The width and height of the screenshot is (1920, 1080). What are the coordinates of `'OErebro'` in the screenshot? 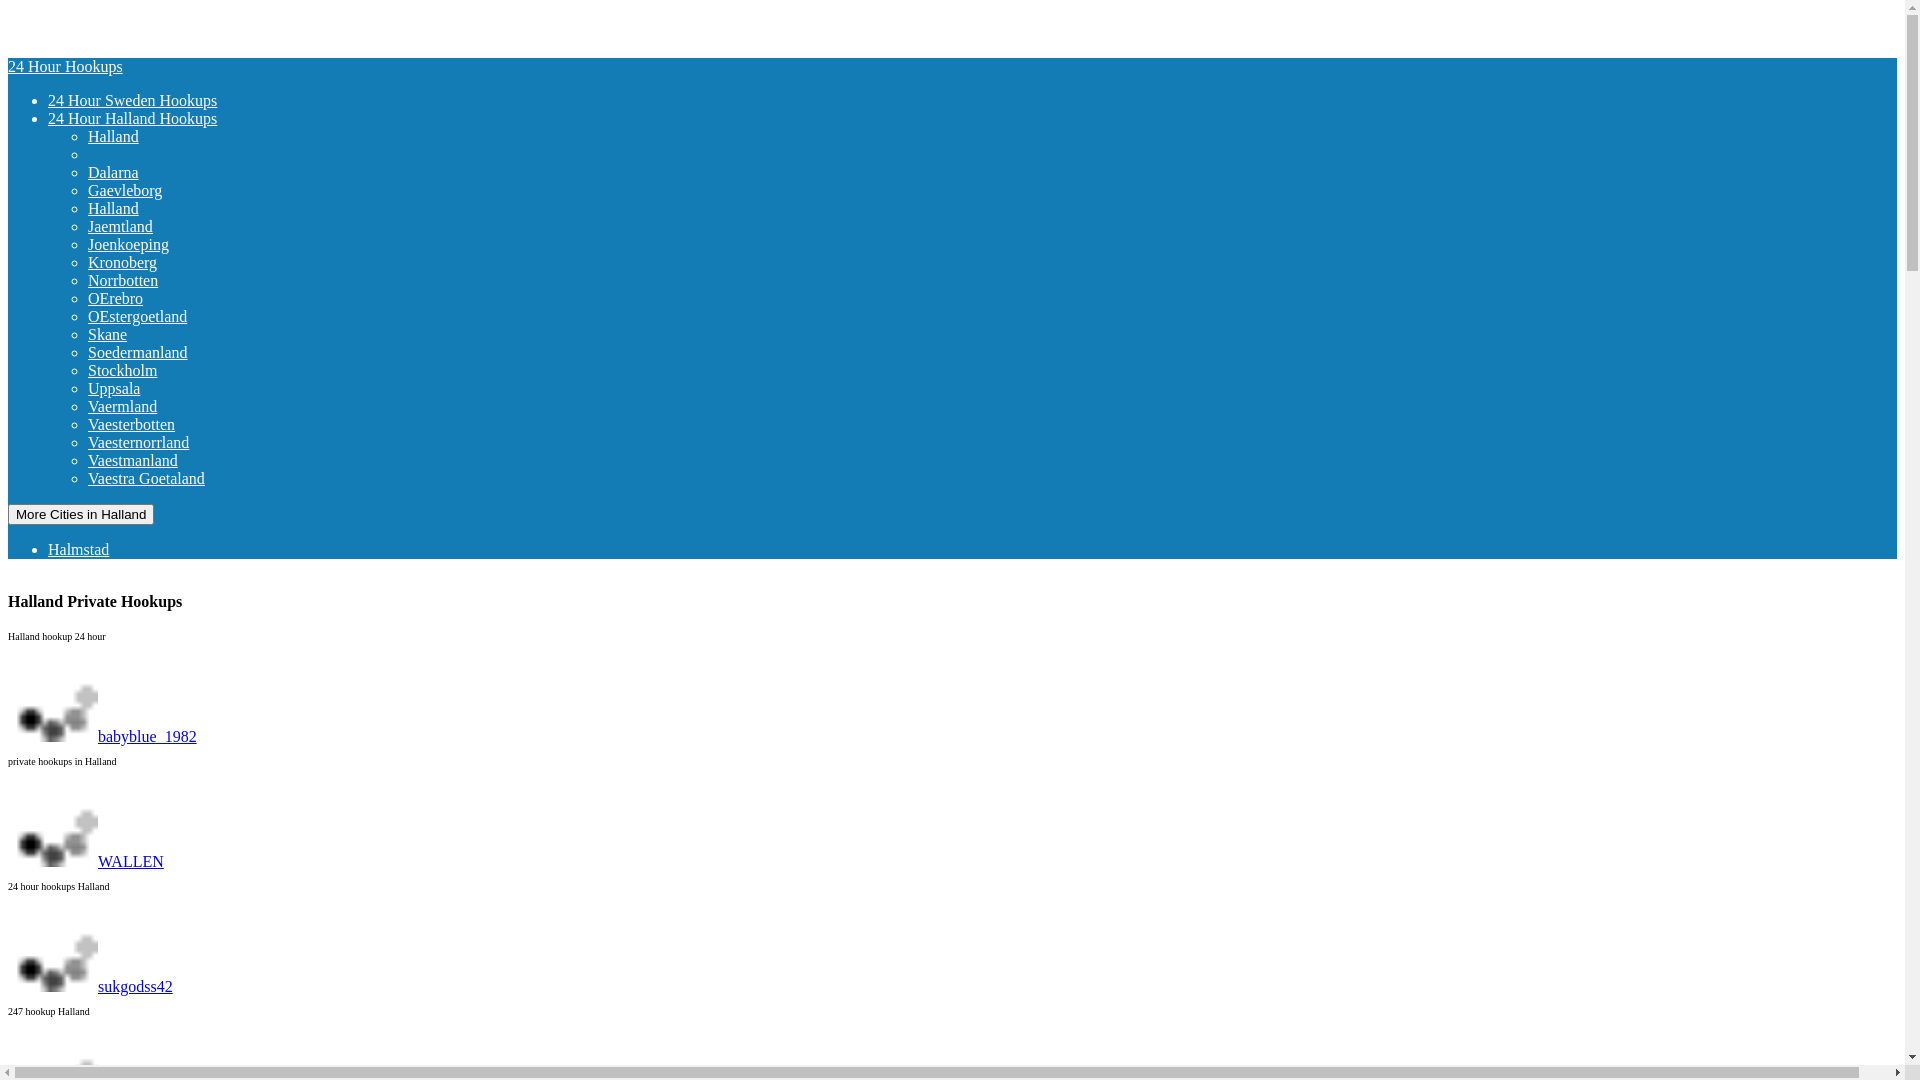 It's located at (86, 298).